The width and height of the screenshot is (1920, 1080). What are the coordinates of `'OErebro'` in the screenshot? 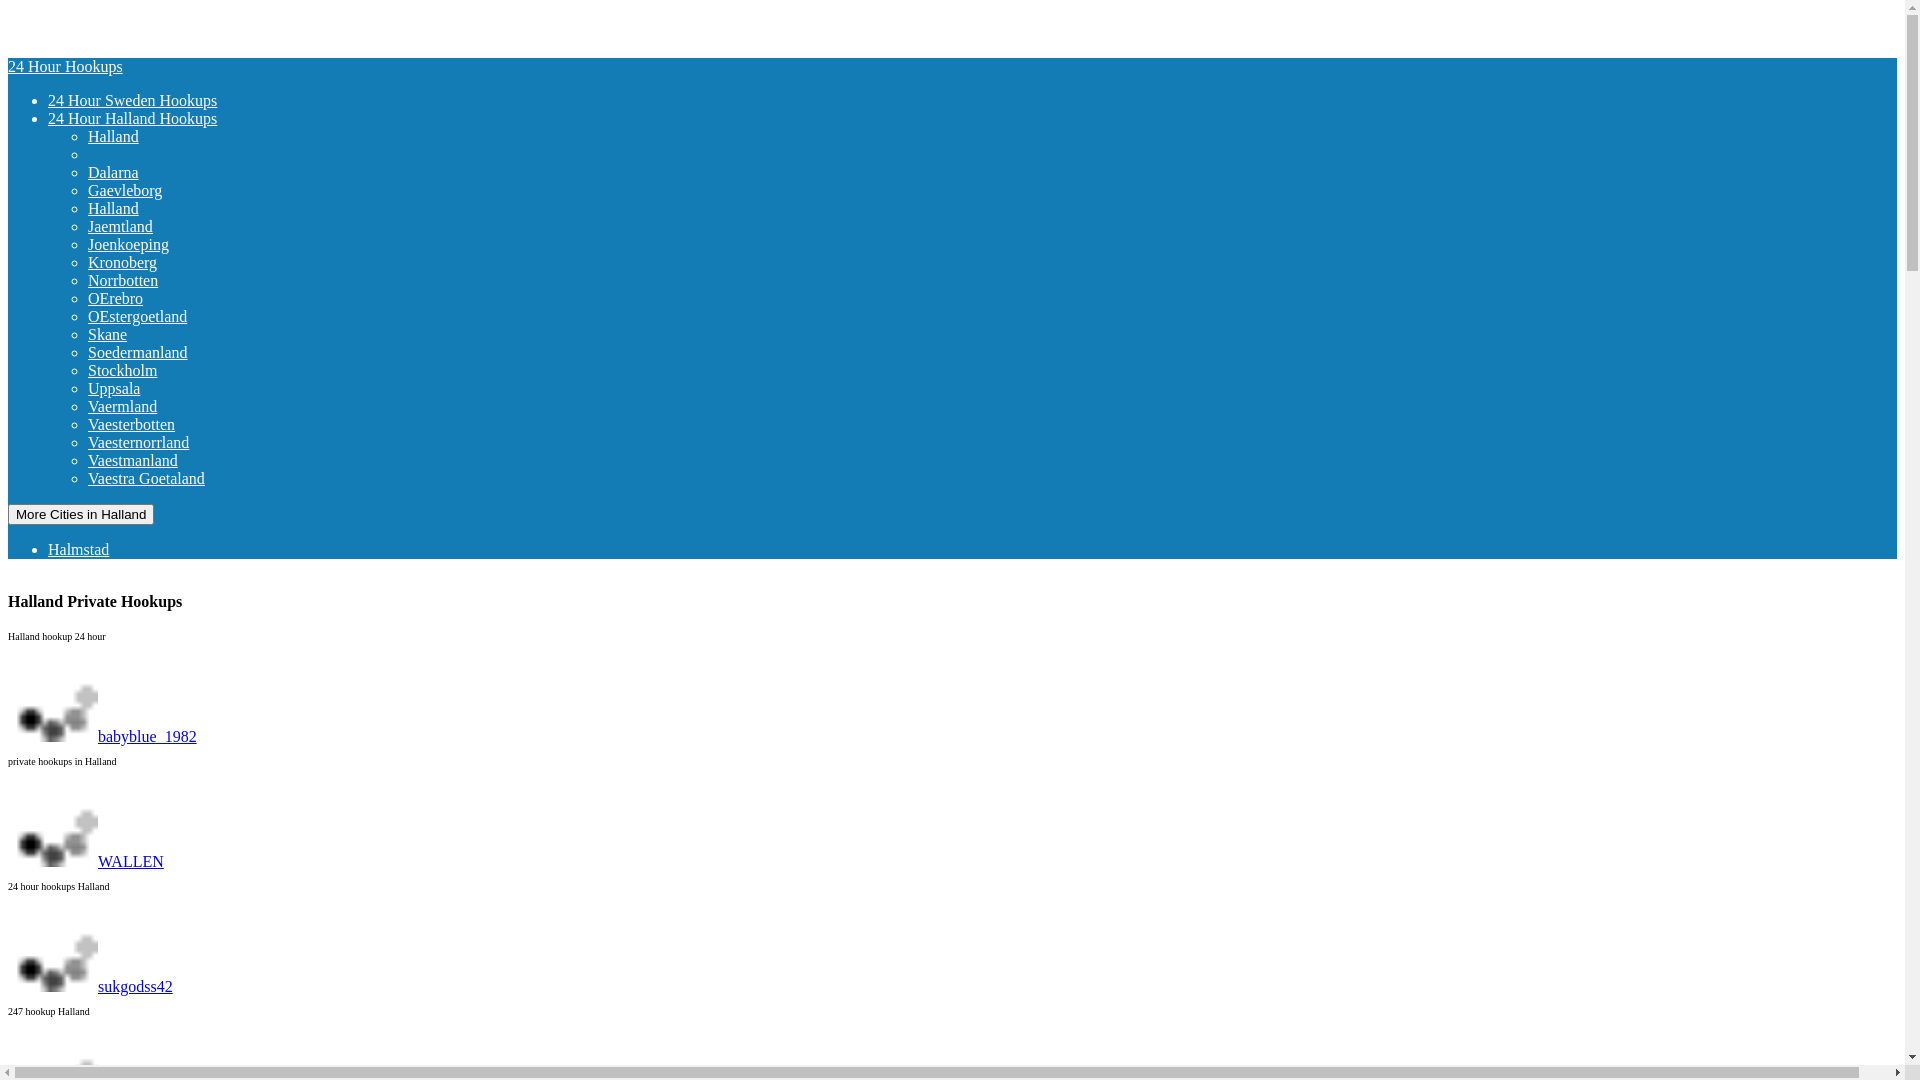 It's located at (86, 298).